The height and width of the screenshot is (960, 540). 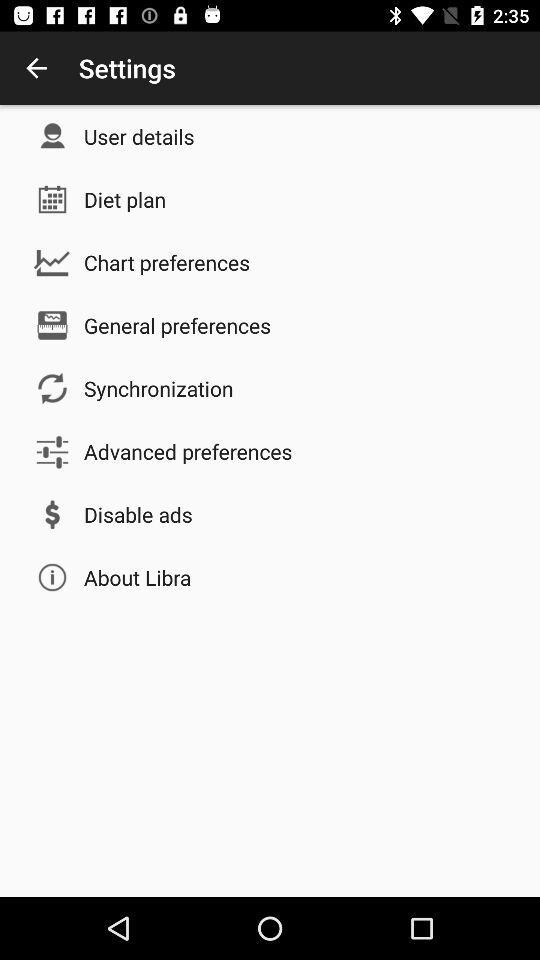 I want to click on the general preferences app, so click(x=177, y=325).